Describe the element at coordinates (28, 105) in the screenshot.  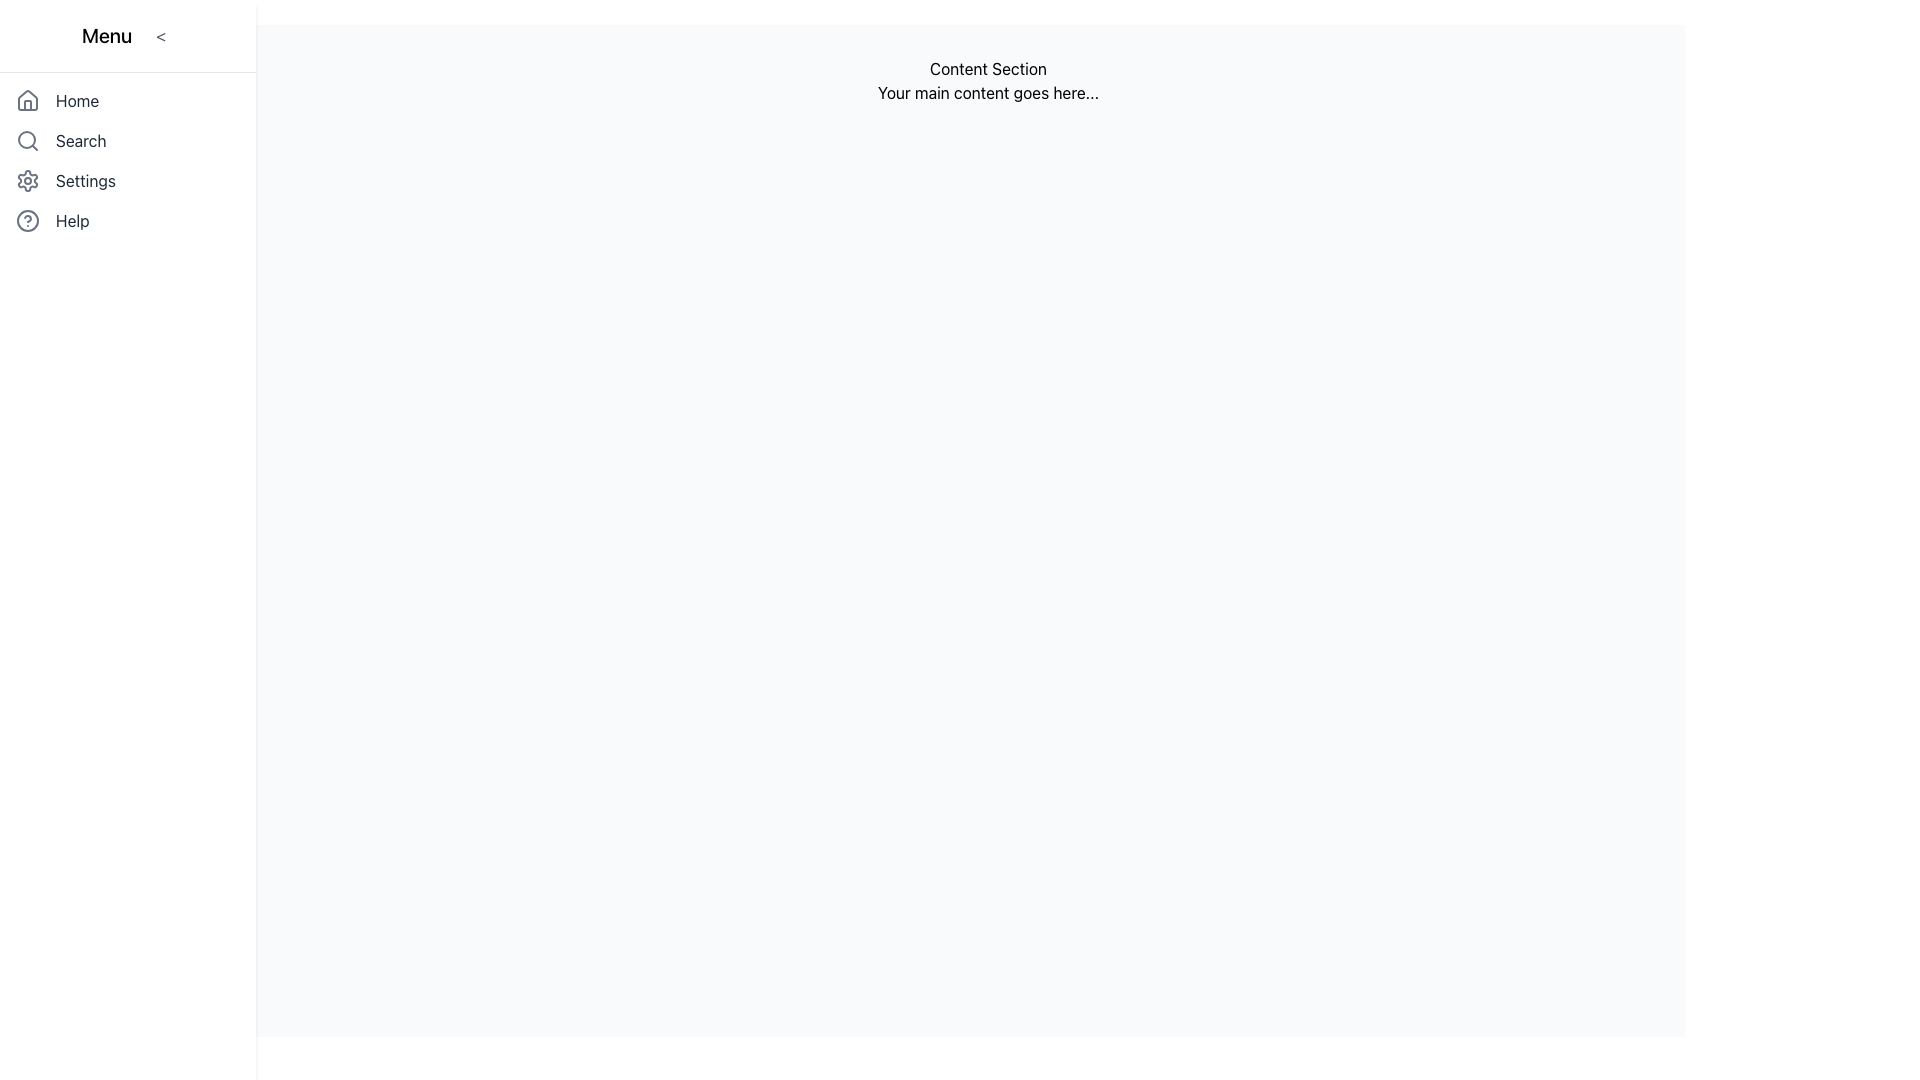
I see `the decorative lower part of the 'Home' icon in the sidebar navigation` at that location.